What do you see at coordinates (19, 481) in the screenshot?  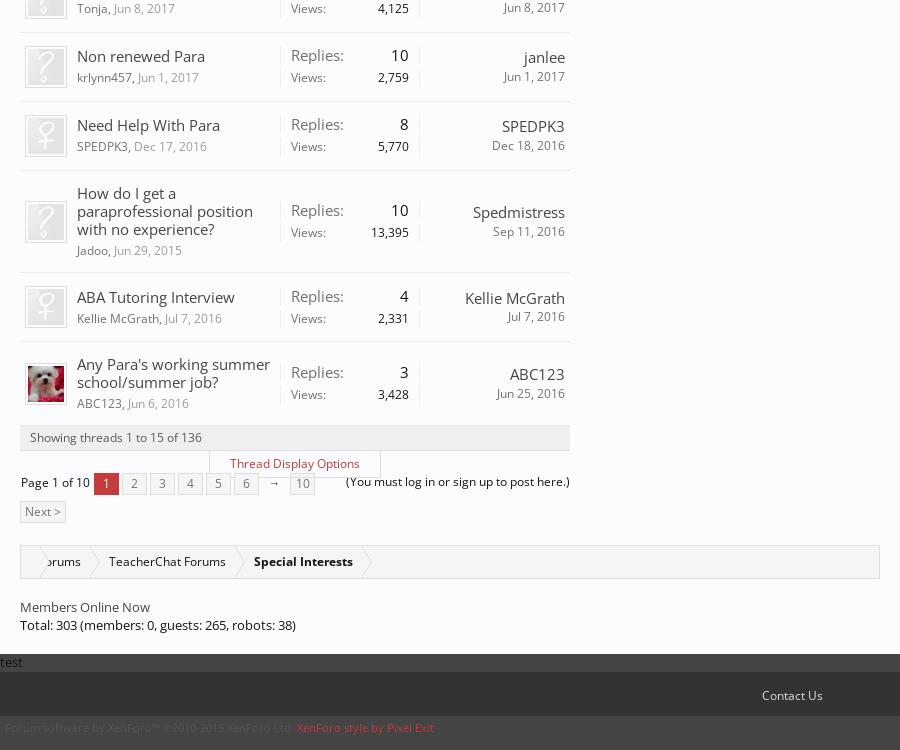 I see `'Page 1 of 10'` at bounding box center [19, 481].